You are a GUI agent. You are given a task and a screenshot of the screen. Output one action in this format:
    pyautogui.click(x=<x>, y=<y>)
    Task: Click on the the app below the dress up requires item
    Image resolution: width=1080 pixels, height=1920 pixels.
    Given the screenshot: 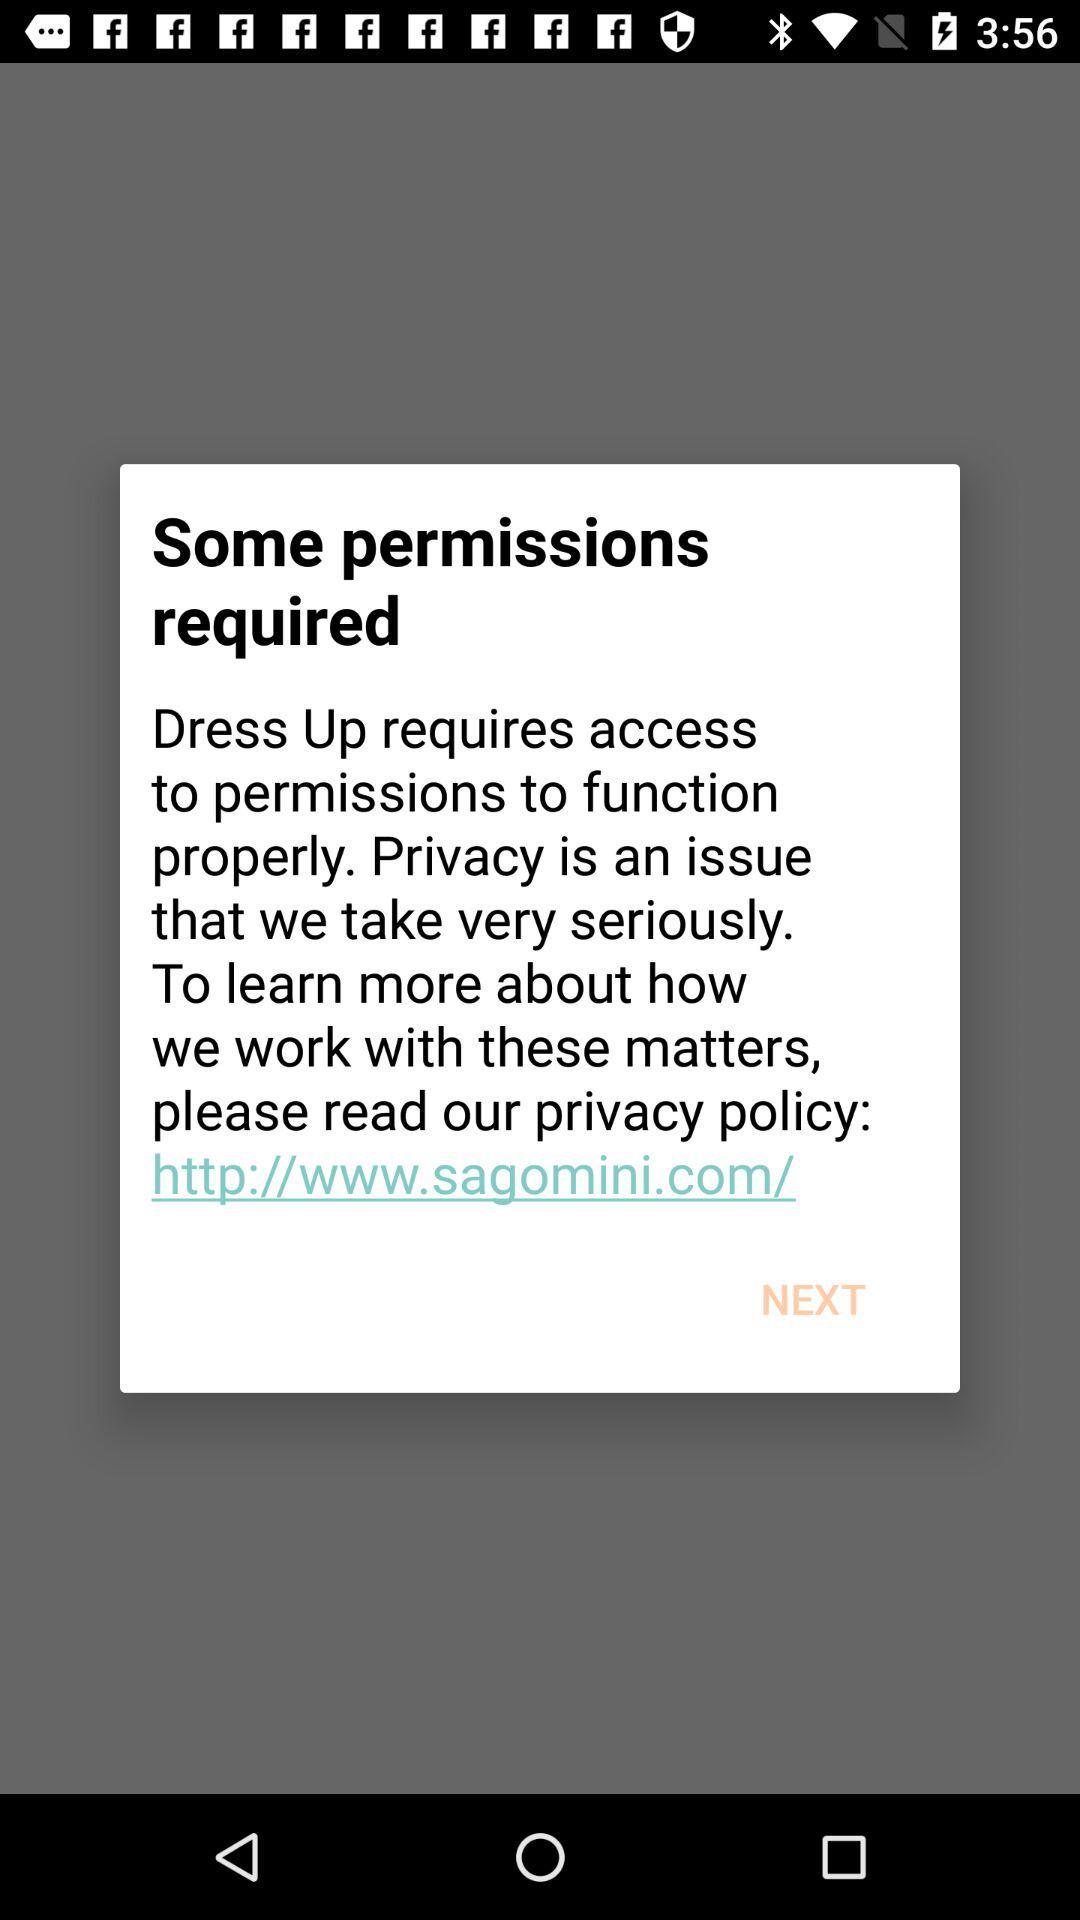 What is the action you would take?
    pyautogui.click(x=813, y=1298)
    